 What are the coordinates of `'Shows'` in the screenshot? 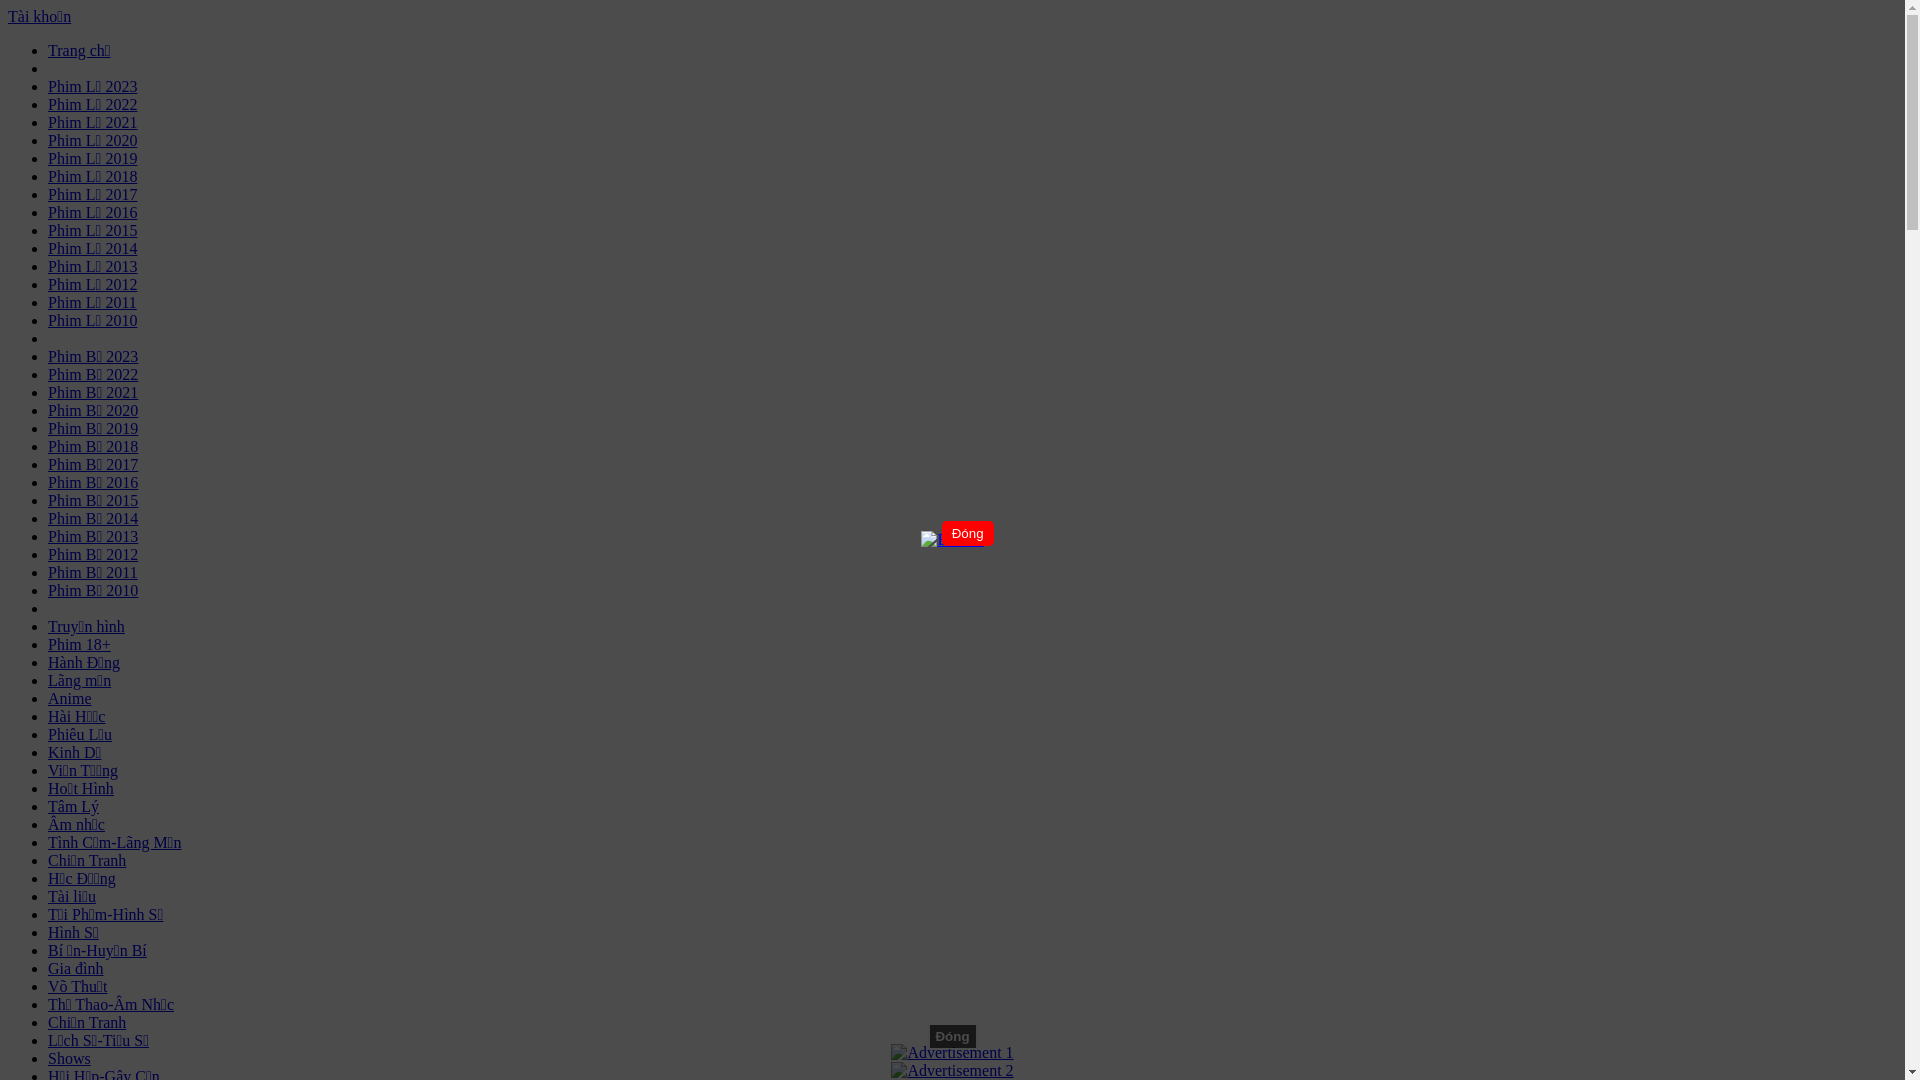 It's located at (69, 1057).